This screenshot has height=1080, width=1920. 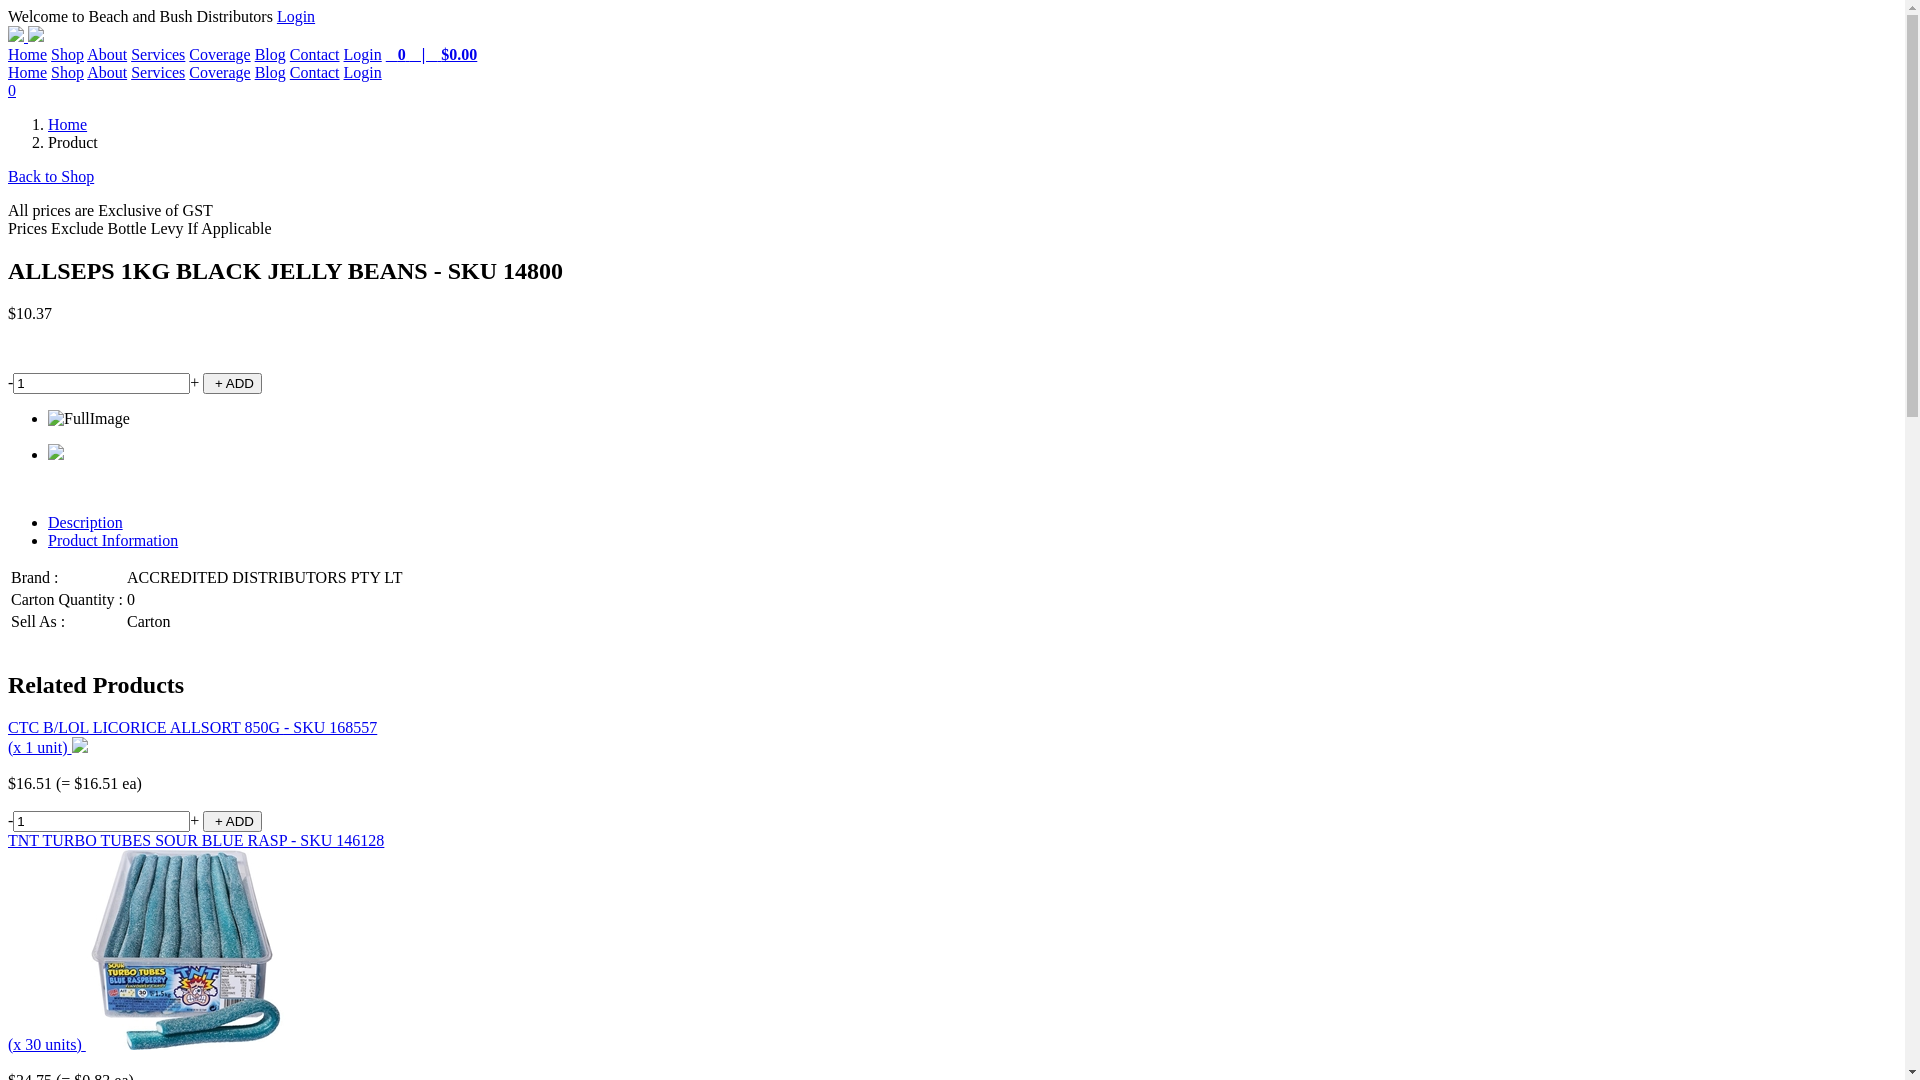 I want to click on 'Services', so click(x=157, y=53).